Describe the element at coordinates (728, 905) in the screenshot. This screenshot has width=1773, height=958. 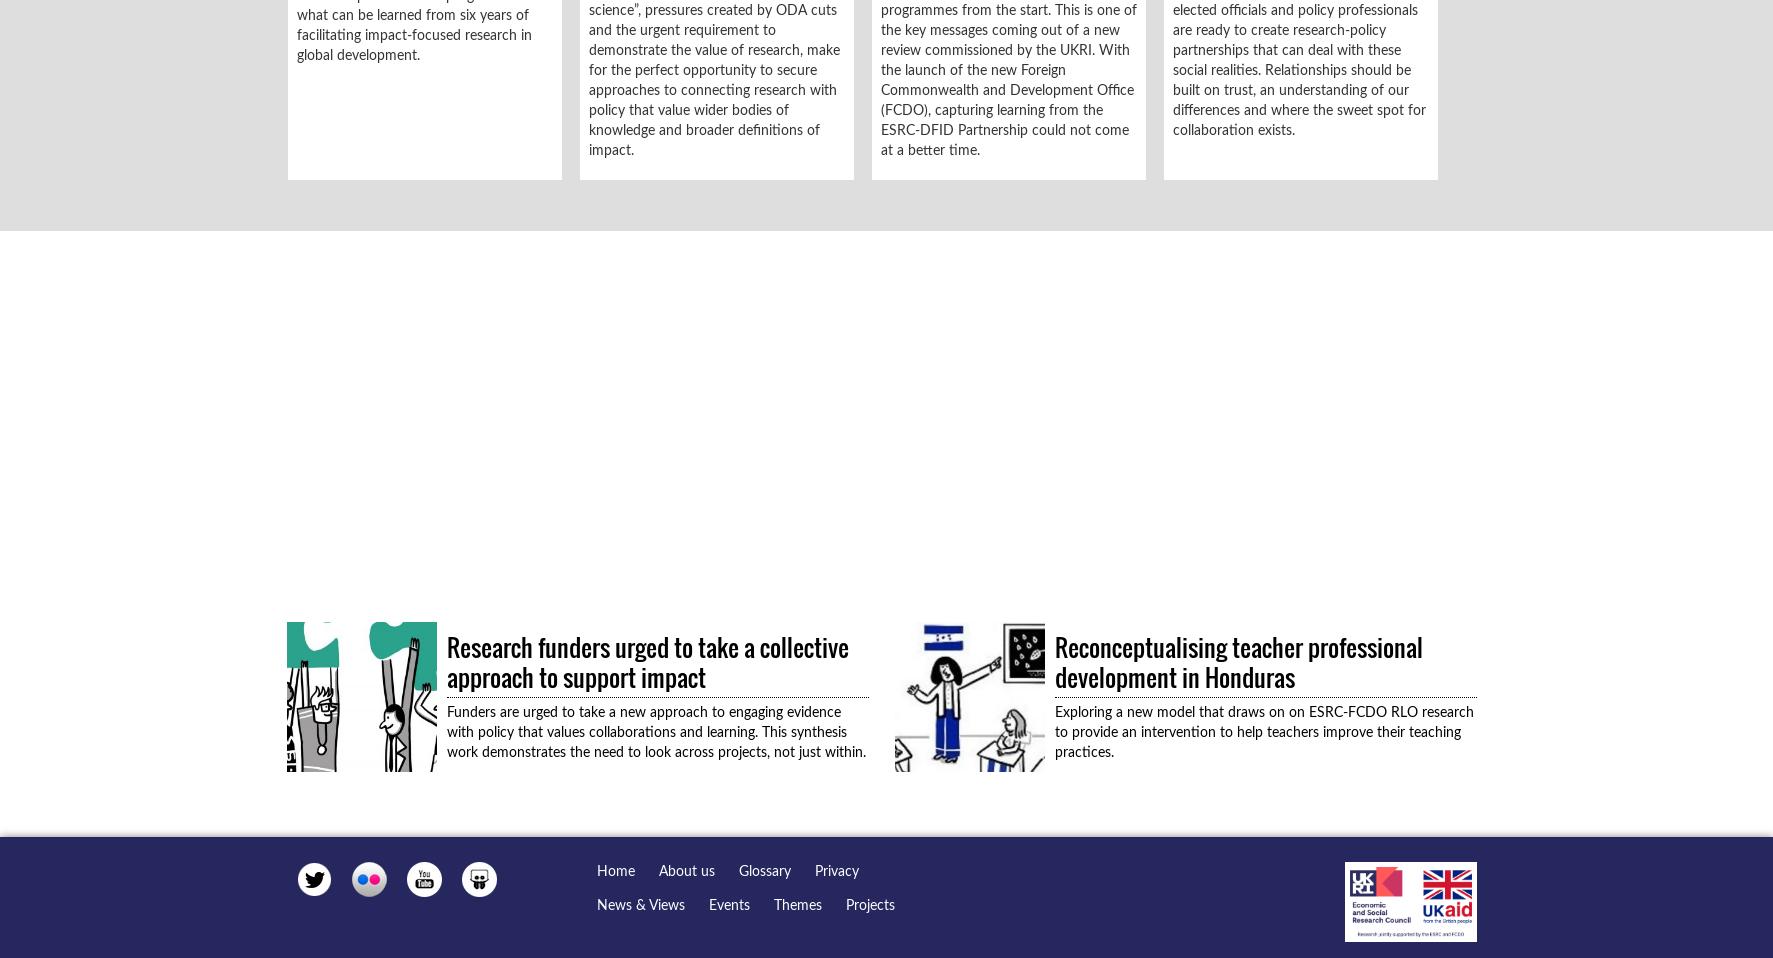
I see `'Events'` at that location.